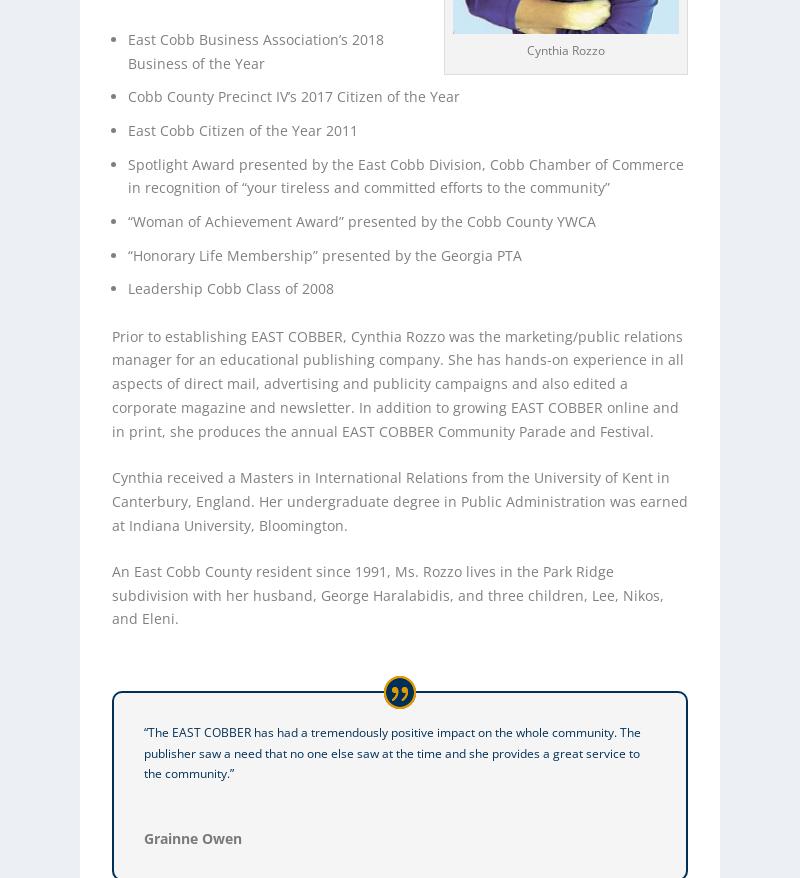 The height and width of the screenshot is (878, 800). I want to click on 'Prior to establishing EAST COBBER, Cynthia Rozzo was the marketing/public relations manager for an educational publishing company. She has hands-on experience in all aspects of direct mail, advertising and publicity campaigns and also edited a corporate magazine and newsletter. In addition to growing EAST COBBER online and in print, she produces the annual EAST COBBER Community Parade and Festival.', so click(111, 381).